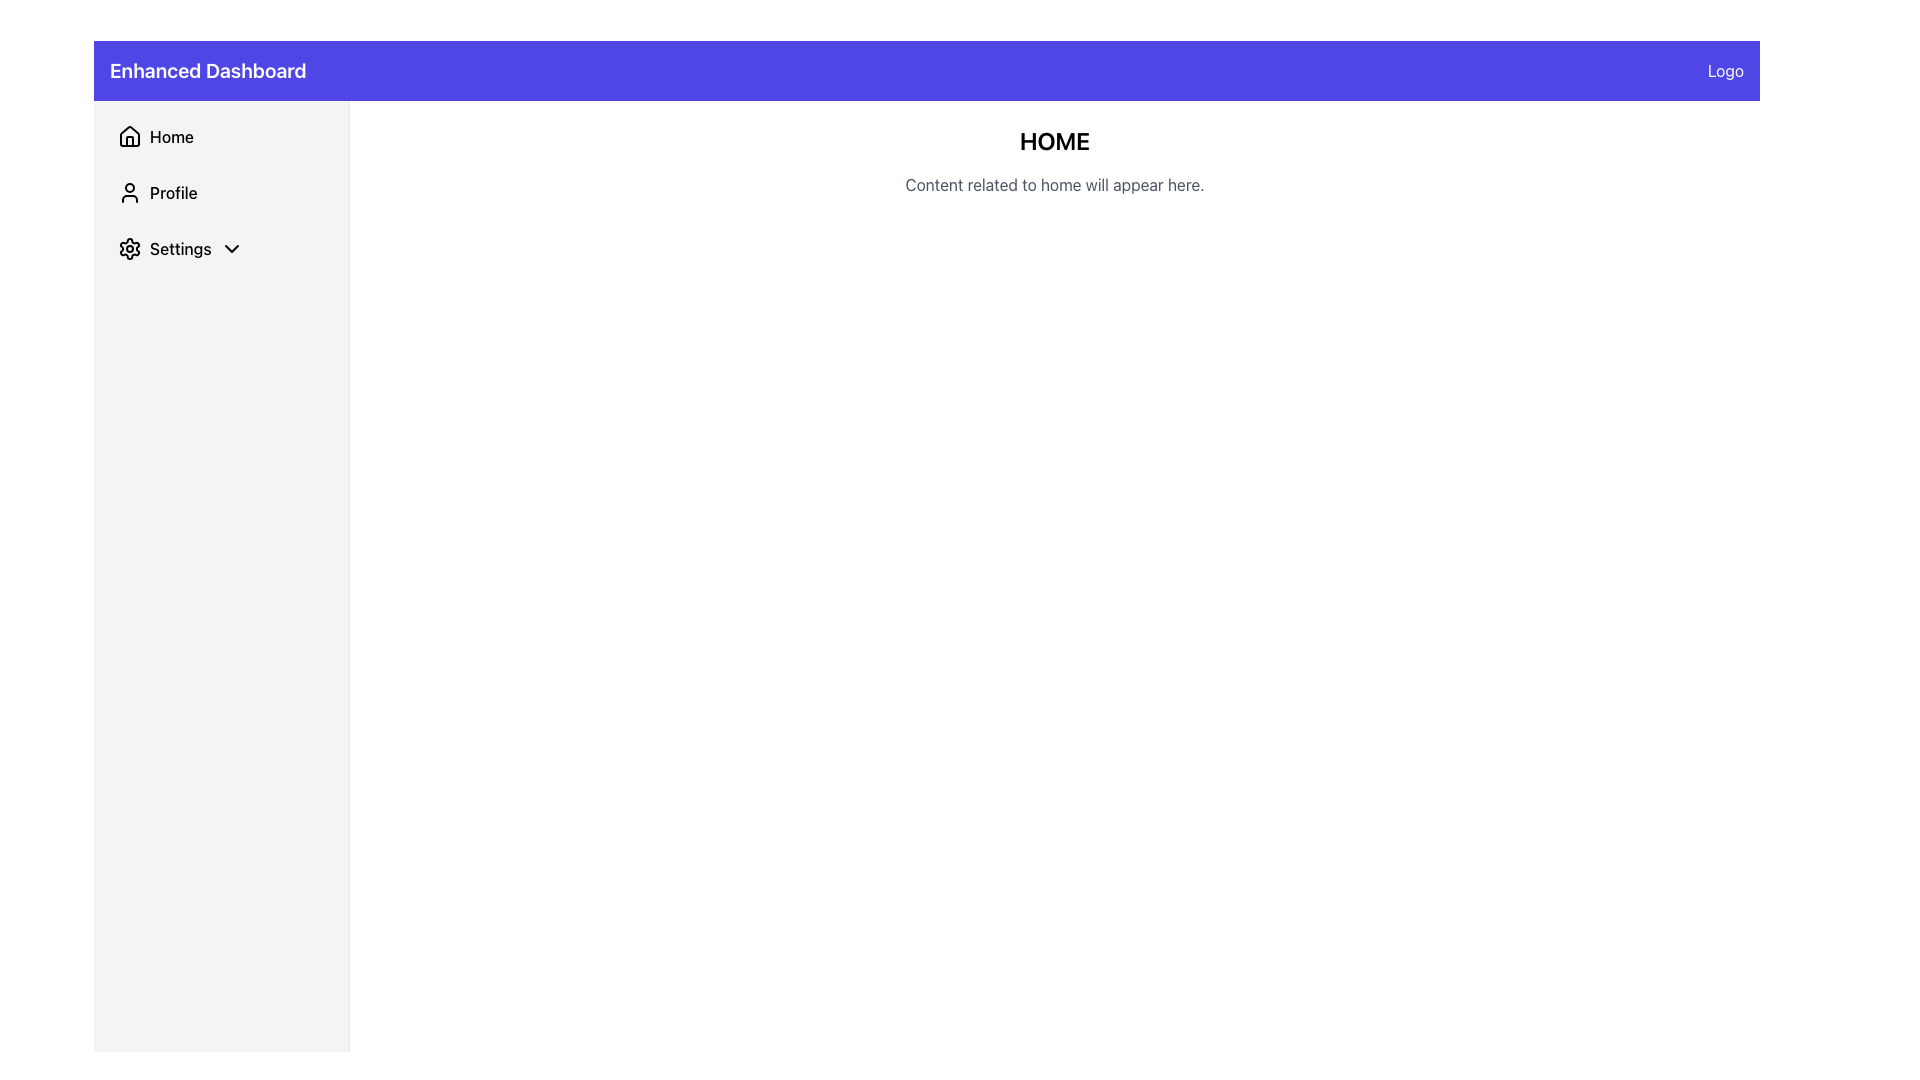 This screenshot has width=1920, height=1080. I want to click on the prominently styled text element labeled 'HOME', which is in large, bold font and located at the top center of the main content area, so click(1054, 140).